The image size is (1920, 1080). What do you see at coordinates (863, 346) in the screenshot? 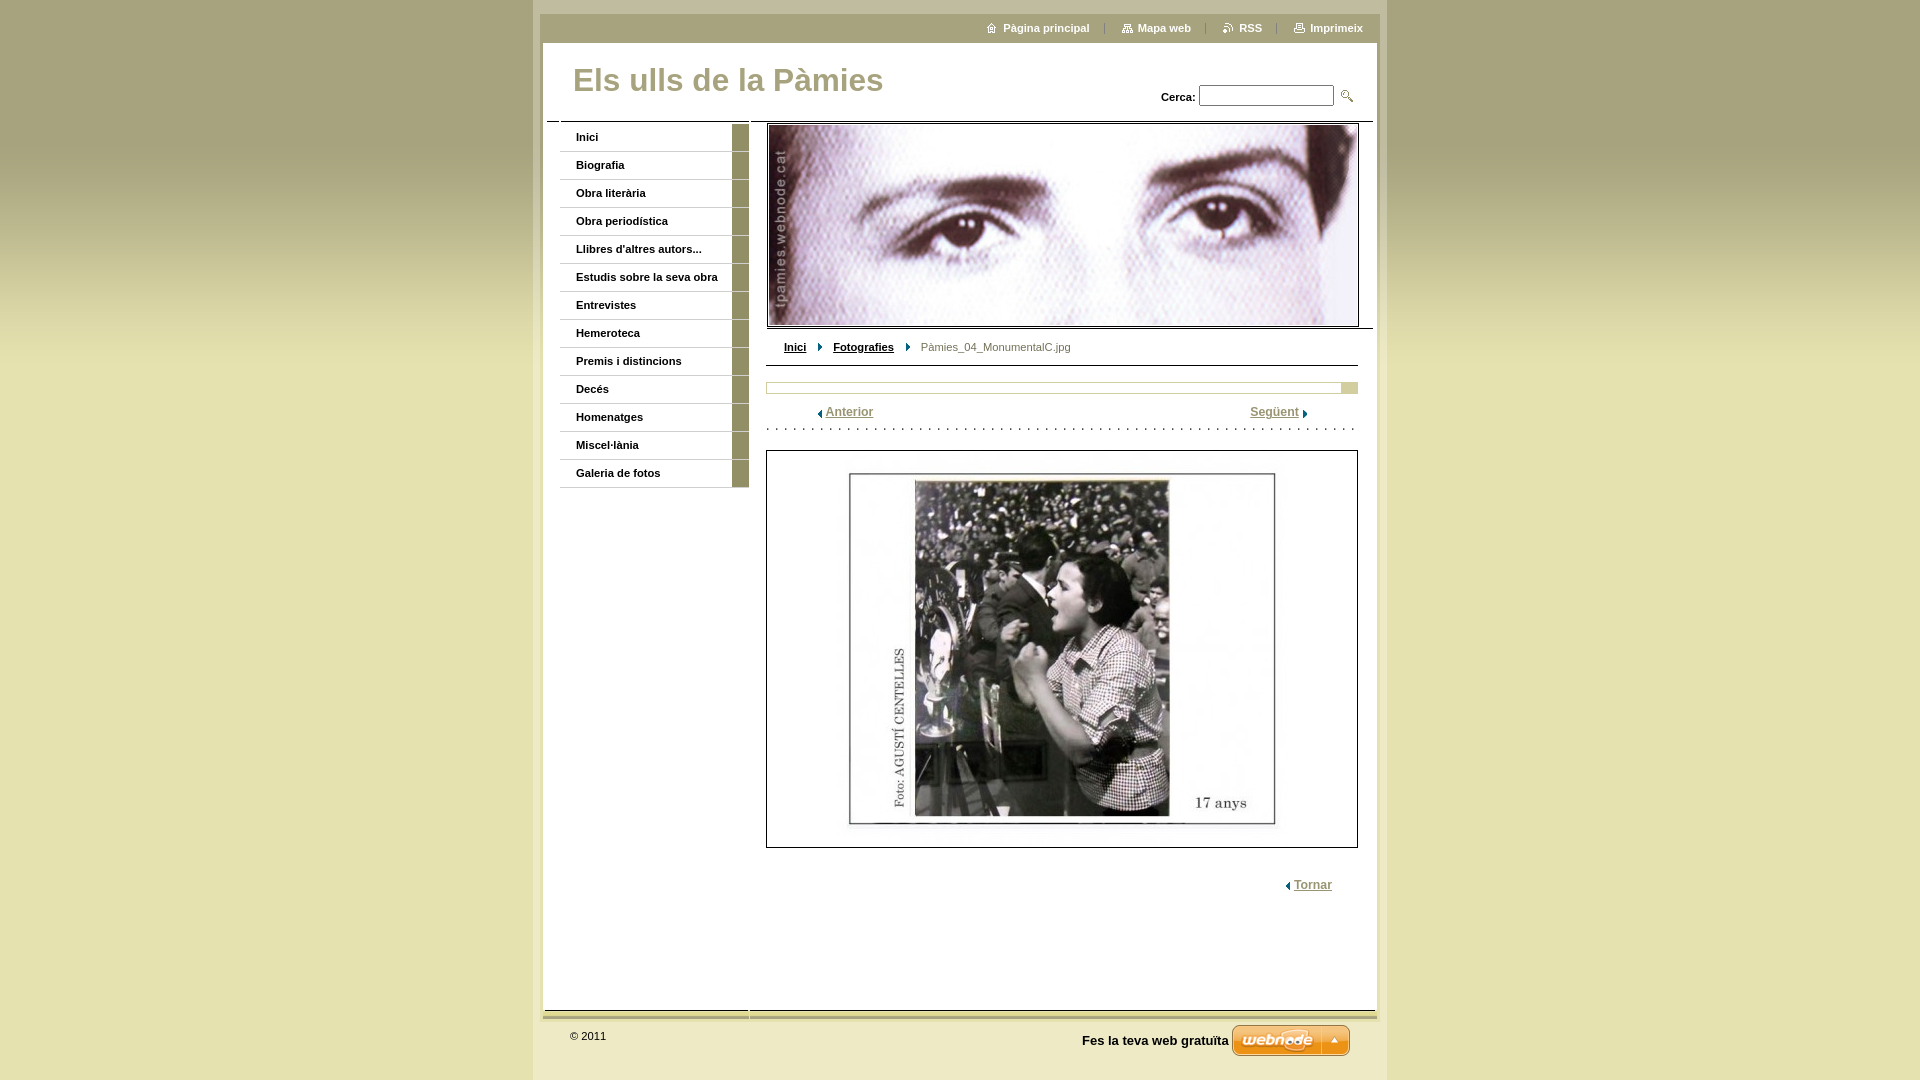
I see `'Fotografies'` at bounding box center [863, 346].